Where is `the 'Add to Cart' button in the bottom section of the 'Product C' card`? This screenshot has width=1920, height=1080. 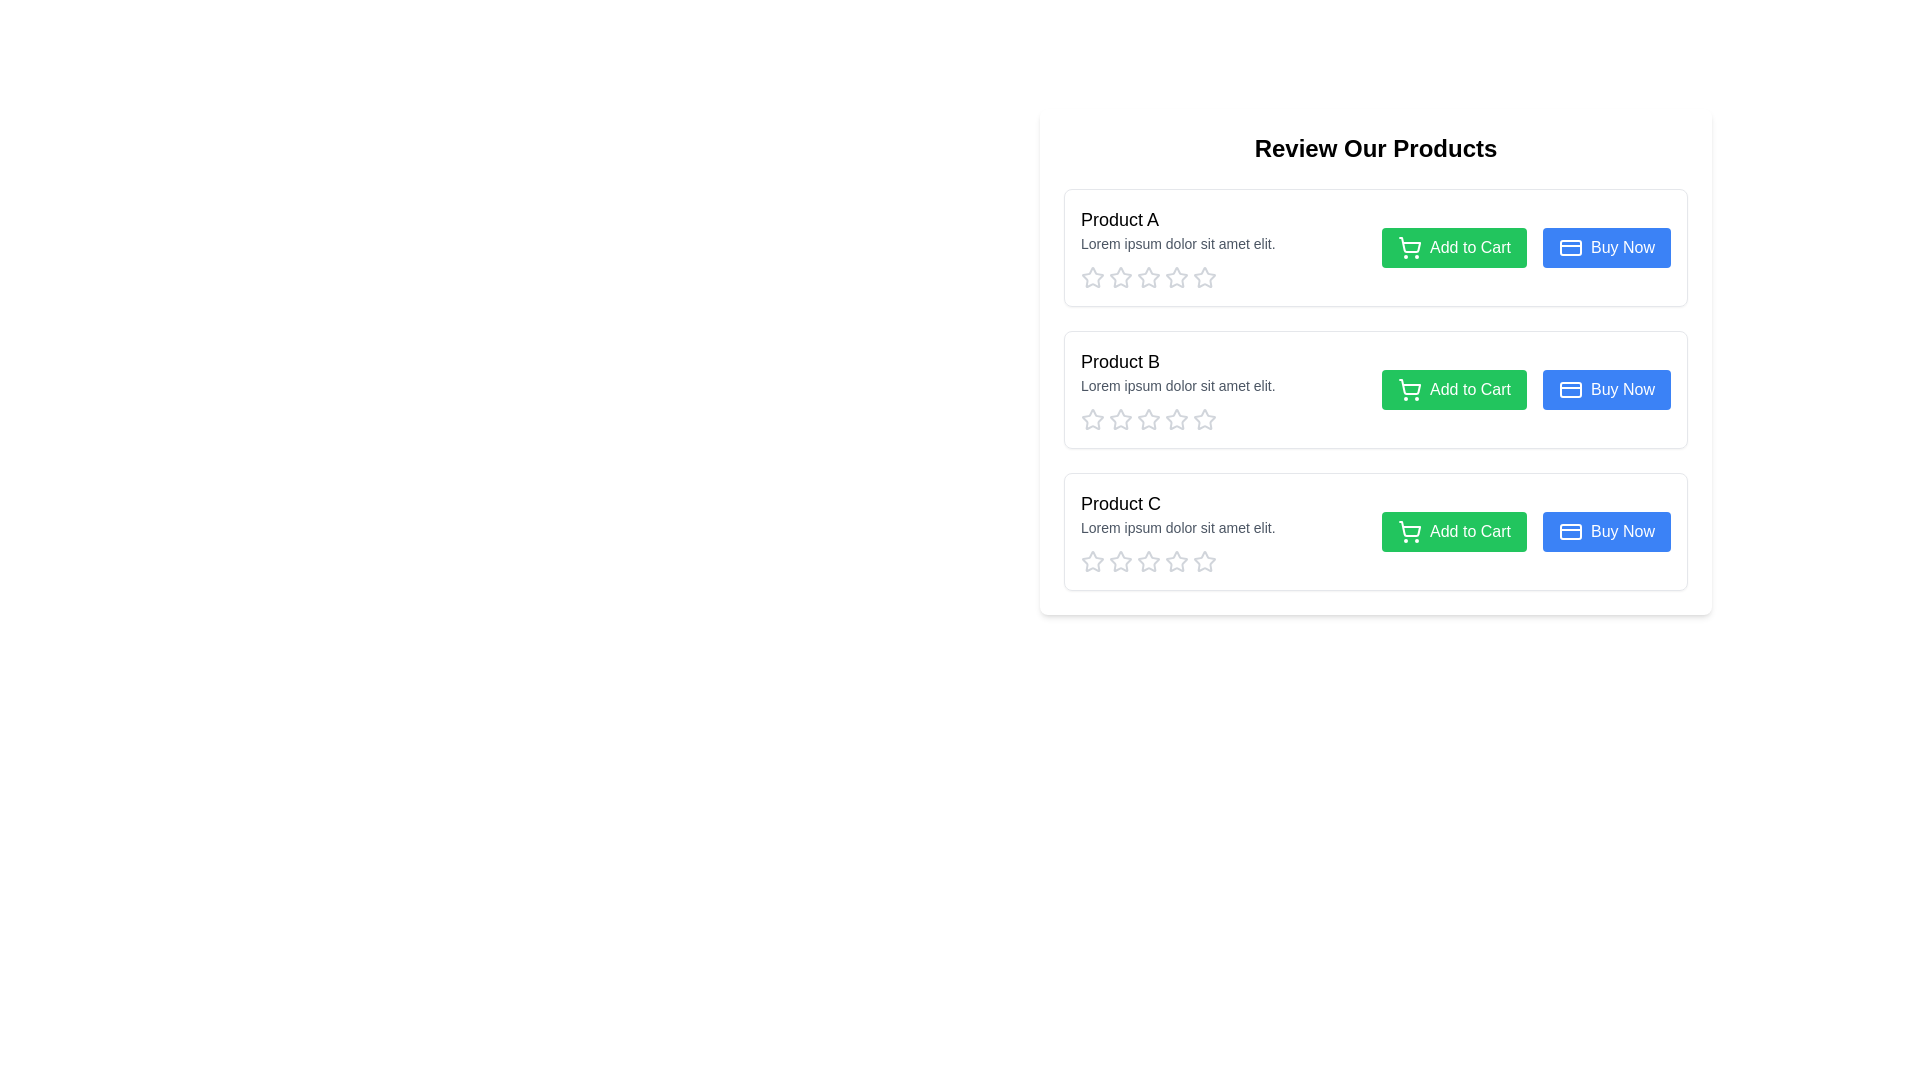 the 'Add to Cart' button in the bottom section of the 'Product C' card is located at coordinates (1525, 531).